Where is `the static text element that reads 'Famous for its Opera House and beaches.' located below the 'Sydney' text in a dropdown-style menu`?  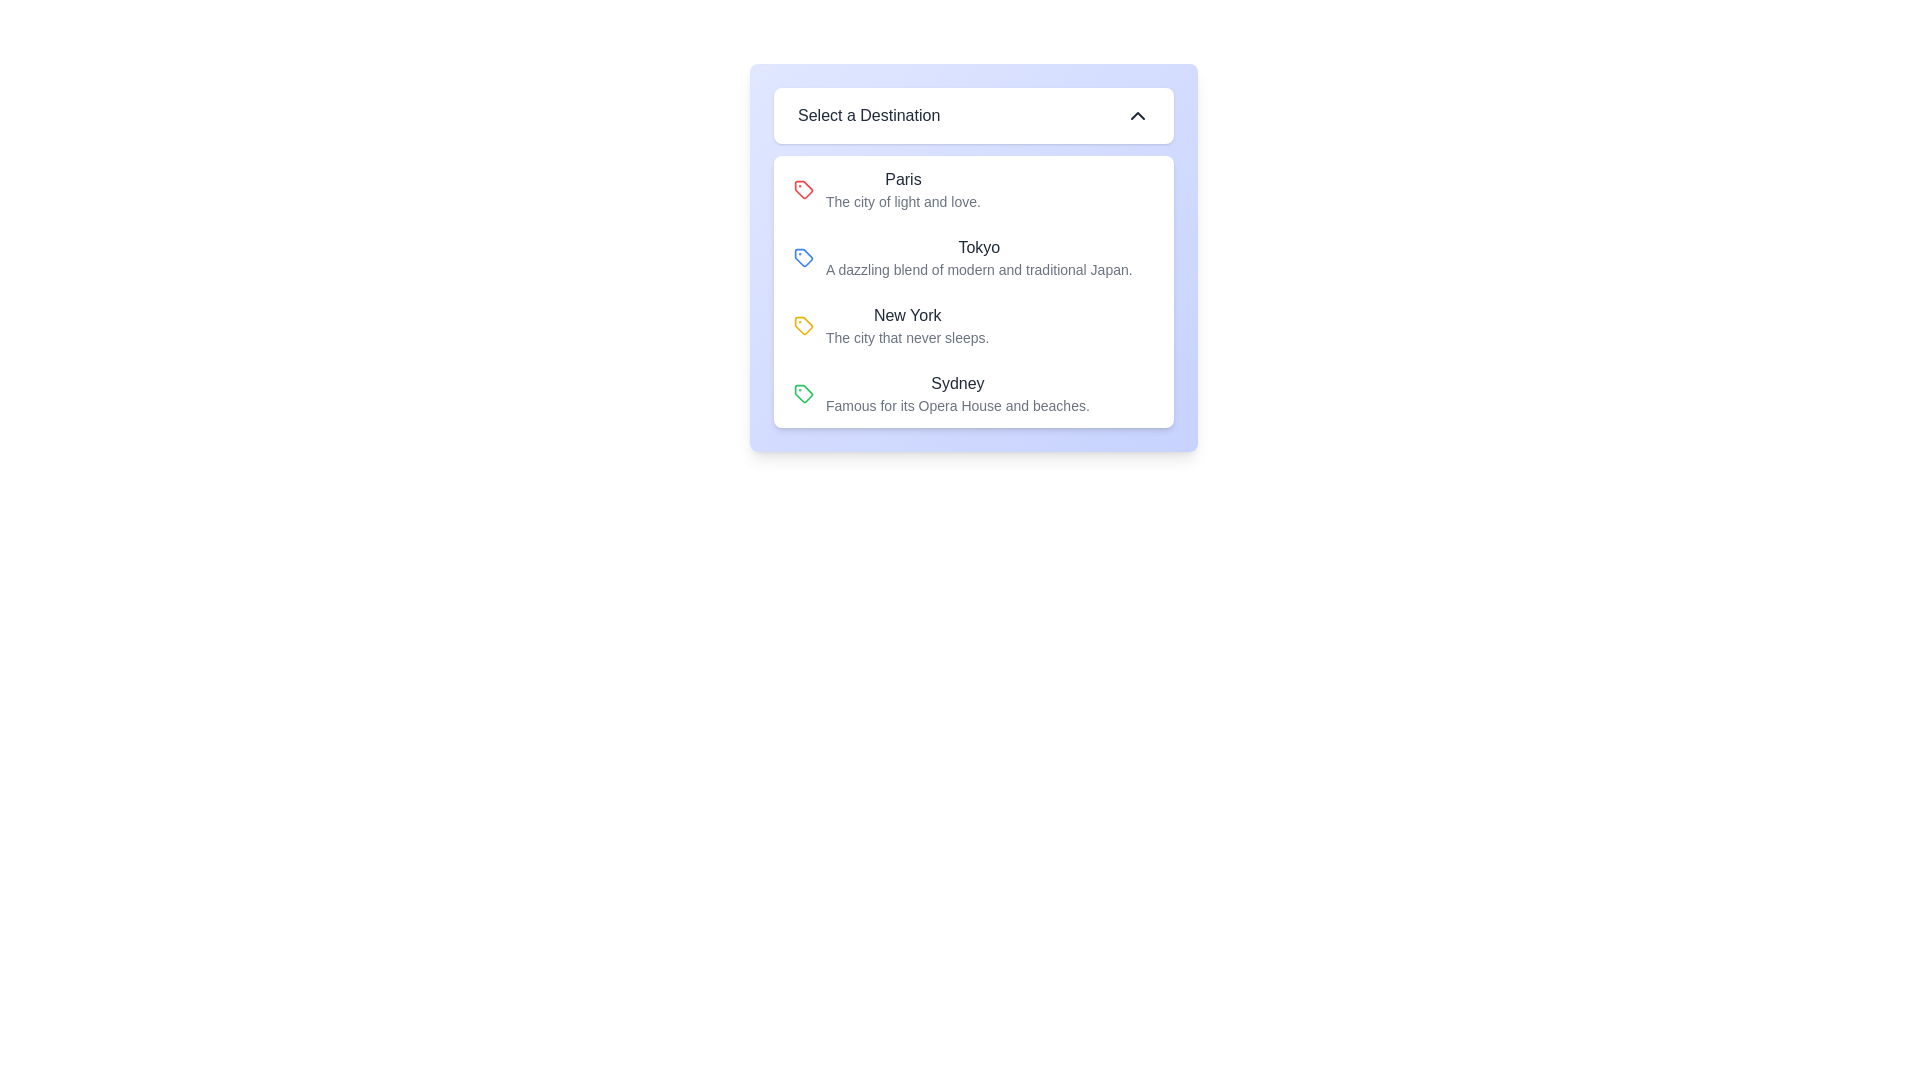
the static text element that reads 'Famous for its Opera House and beaches.' located below the 'Sydney' text in a dropdown-style menu is located at coordinates (956, 405).